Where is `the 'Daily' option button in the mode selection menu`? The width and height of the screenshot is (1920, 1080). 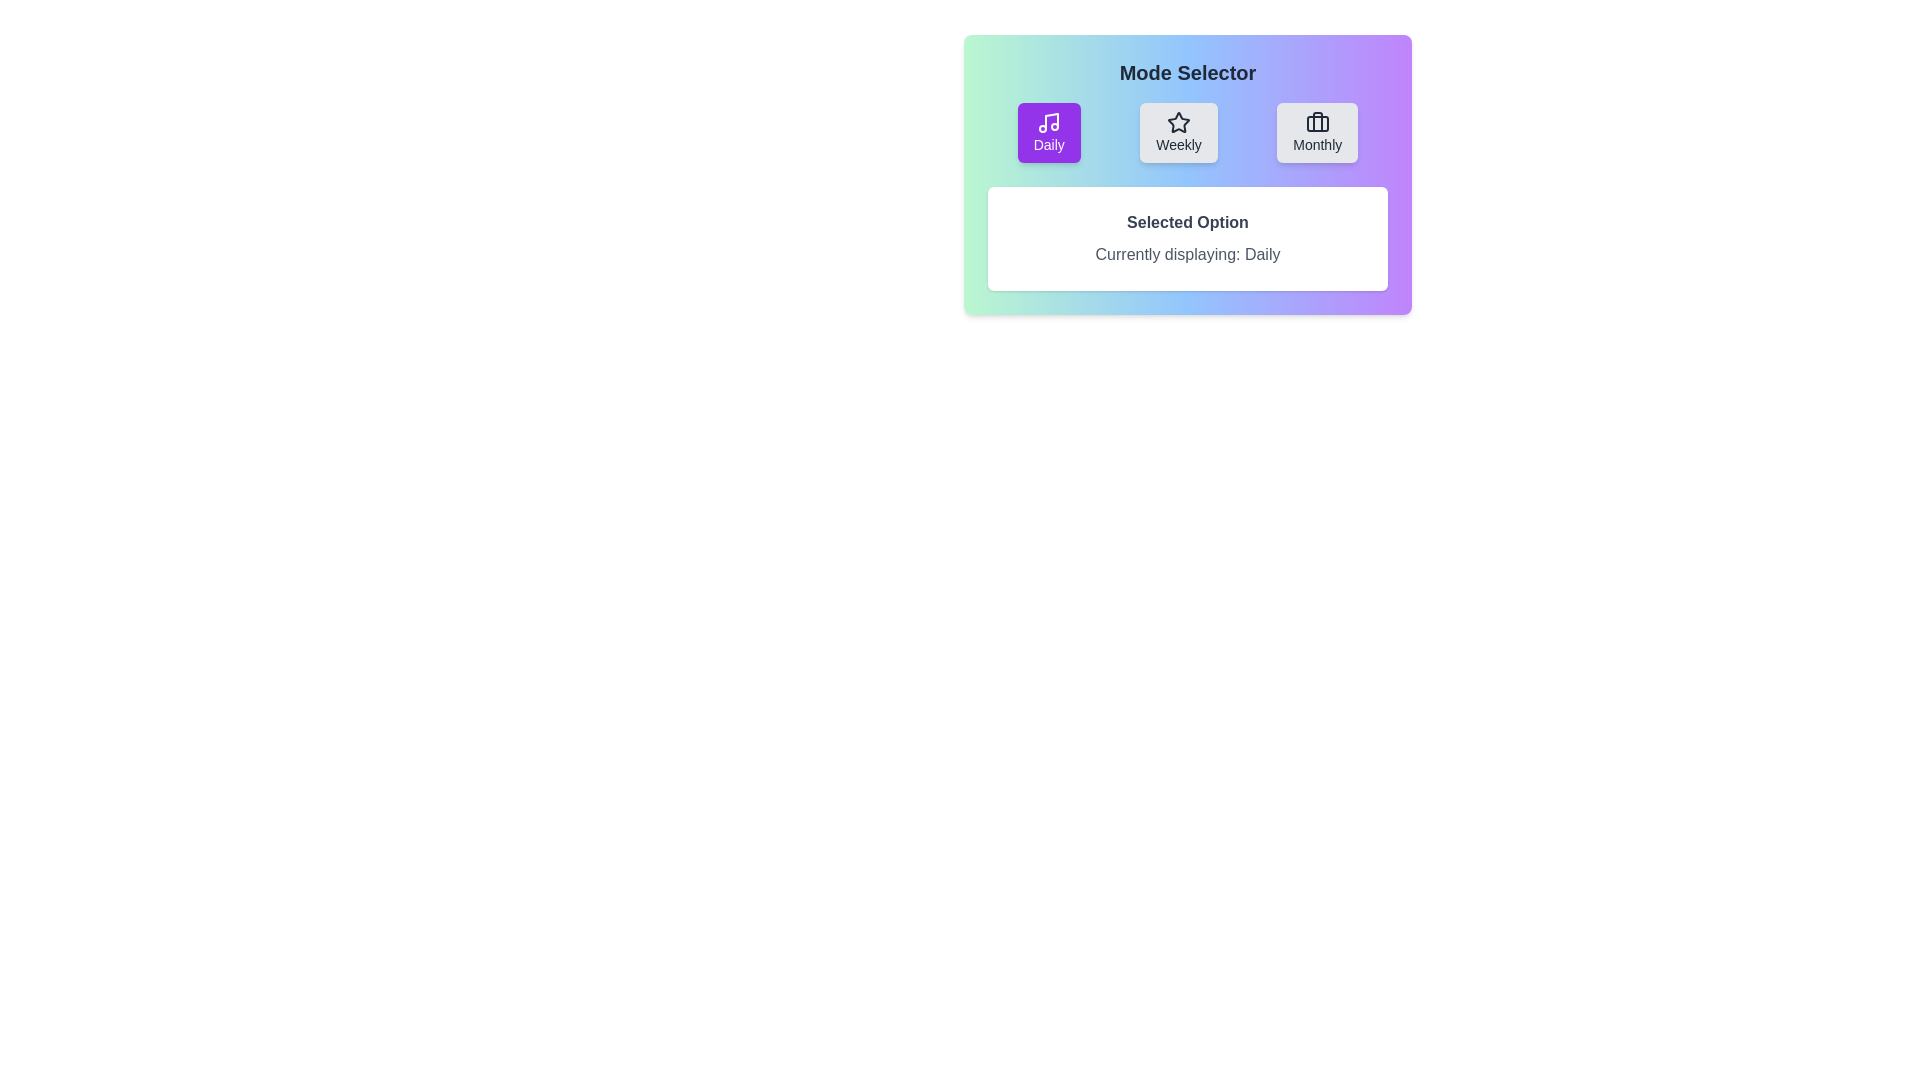
the 'Daily' option button in the mode selection menu is located at coordinates (1048, 132).